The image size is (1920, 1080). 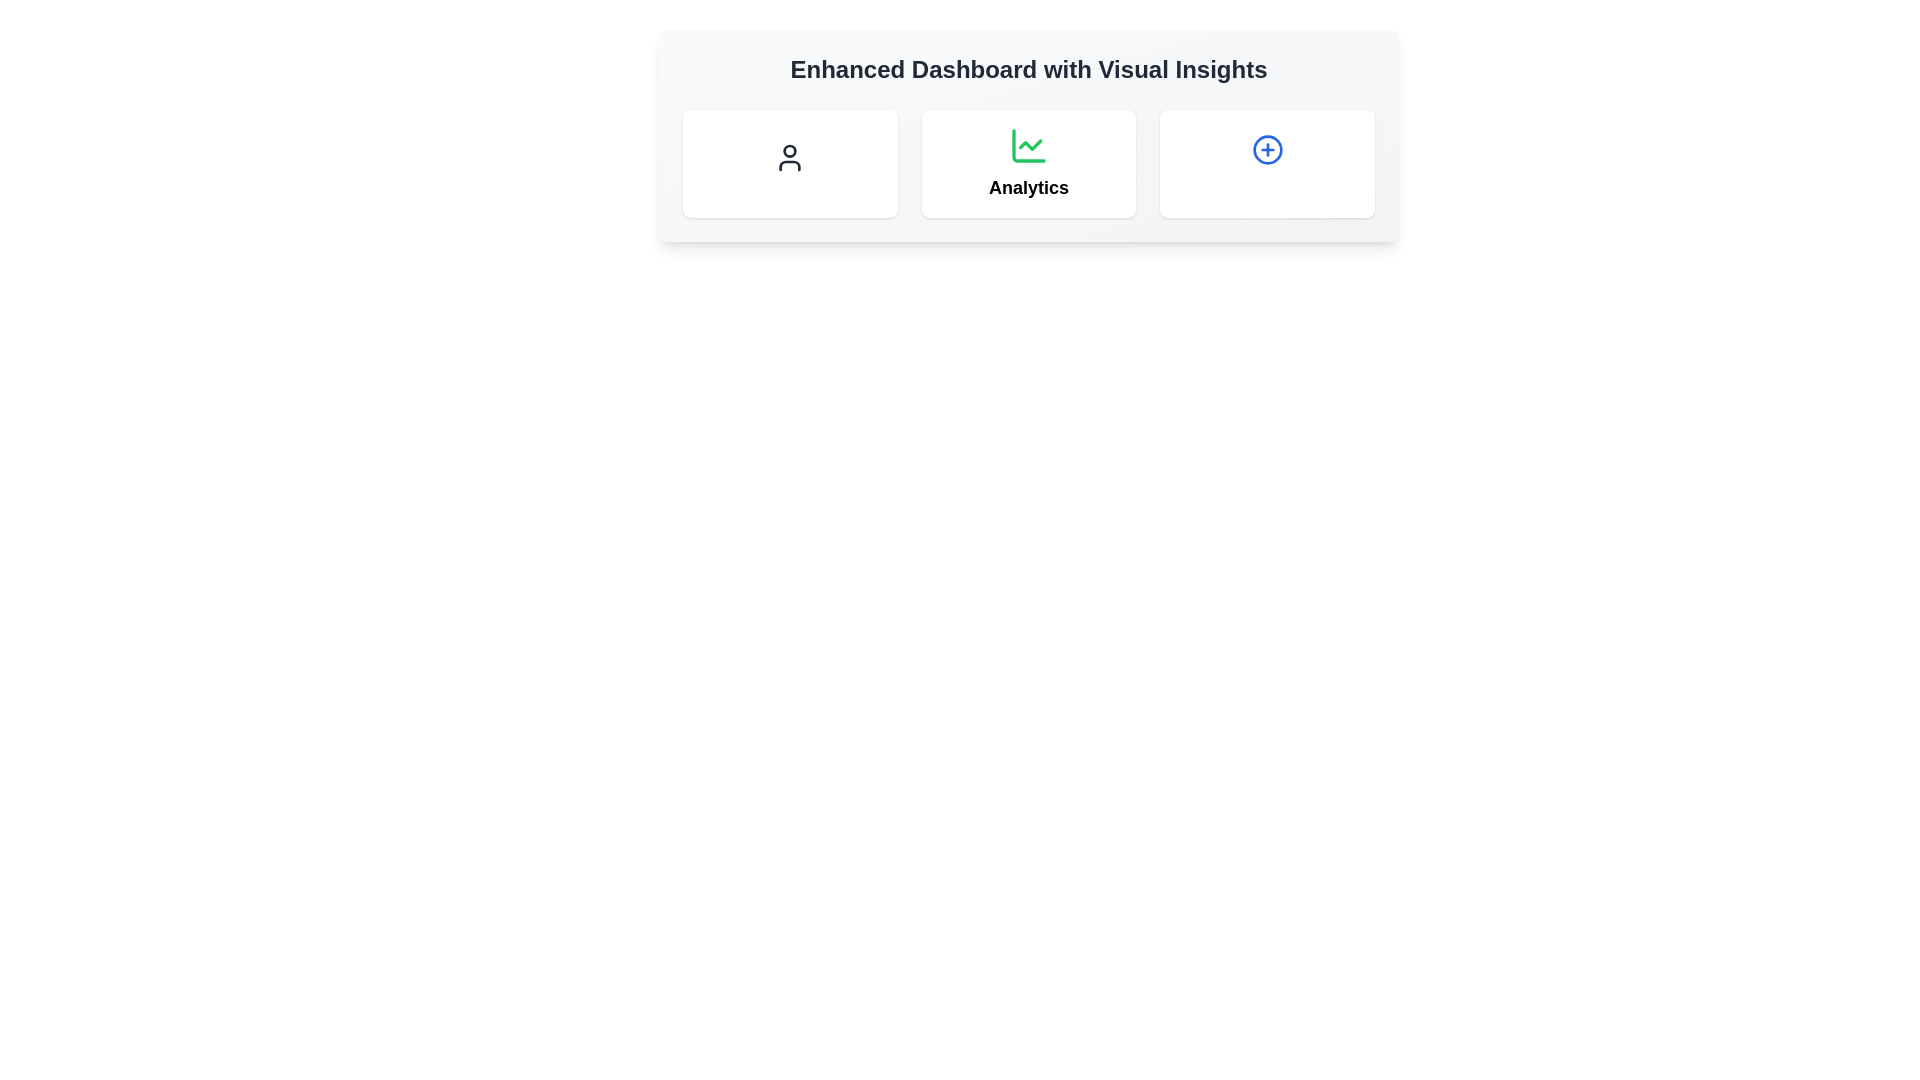 I want to click on the 'Analytics' clickable card located in the middle of the three-column grid layout, so click(x=1028, y=163).